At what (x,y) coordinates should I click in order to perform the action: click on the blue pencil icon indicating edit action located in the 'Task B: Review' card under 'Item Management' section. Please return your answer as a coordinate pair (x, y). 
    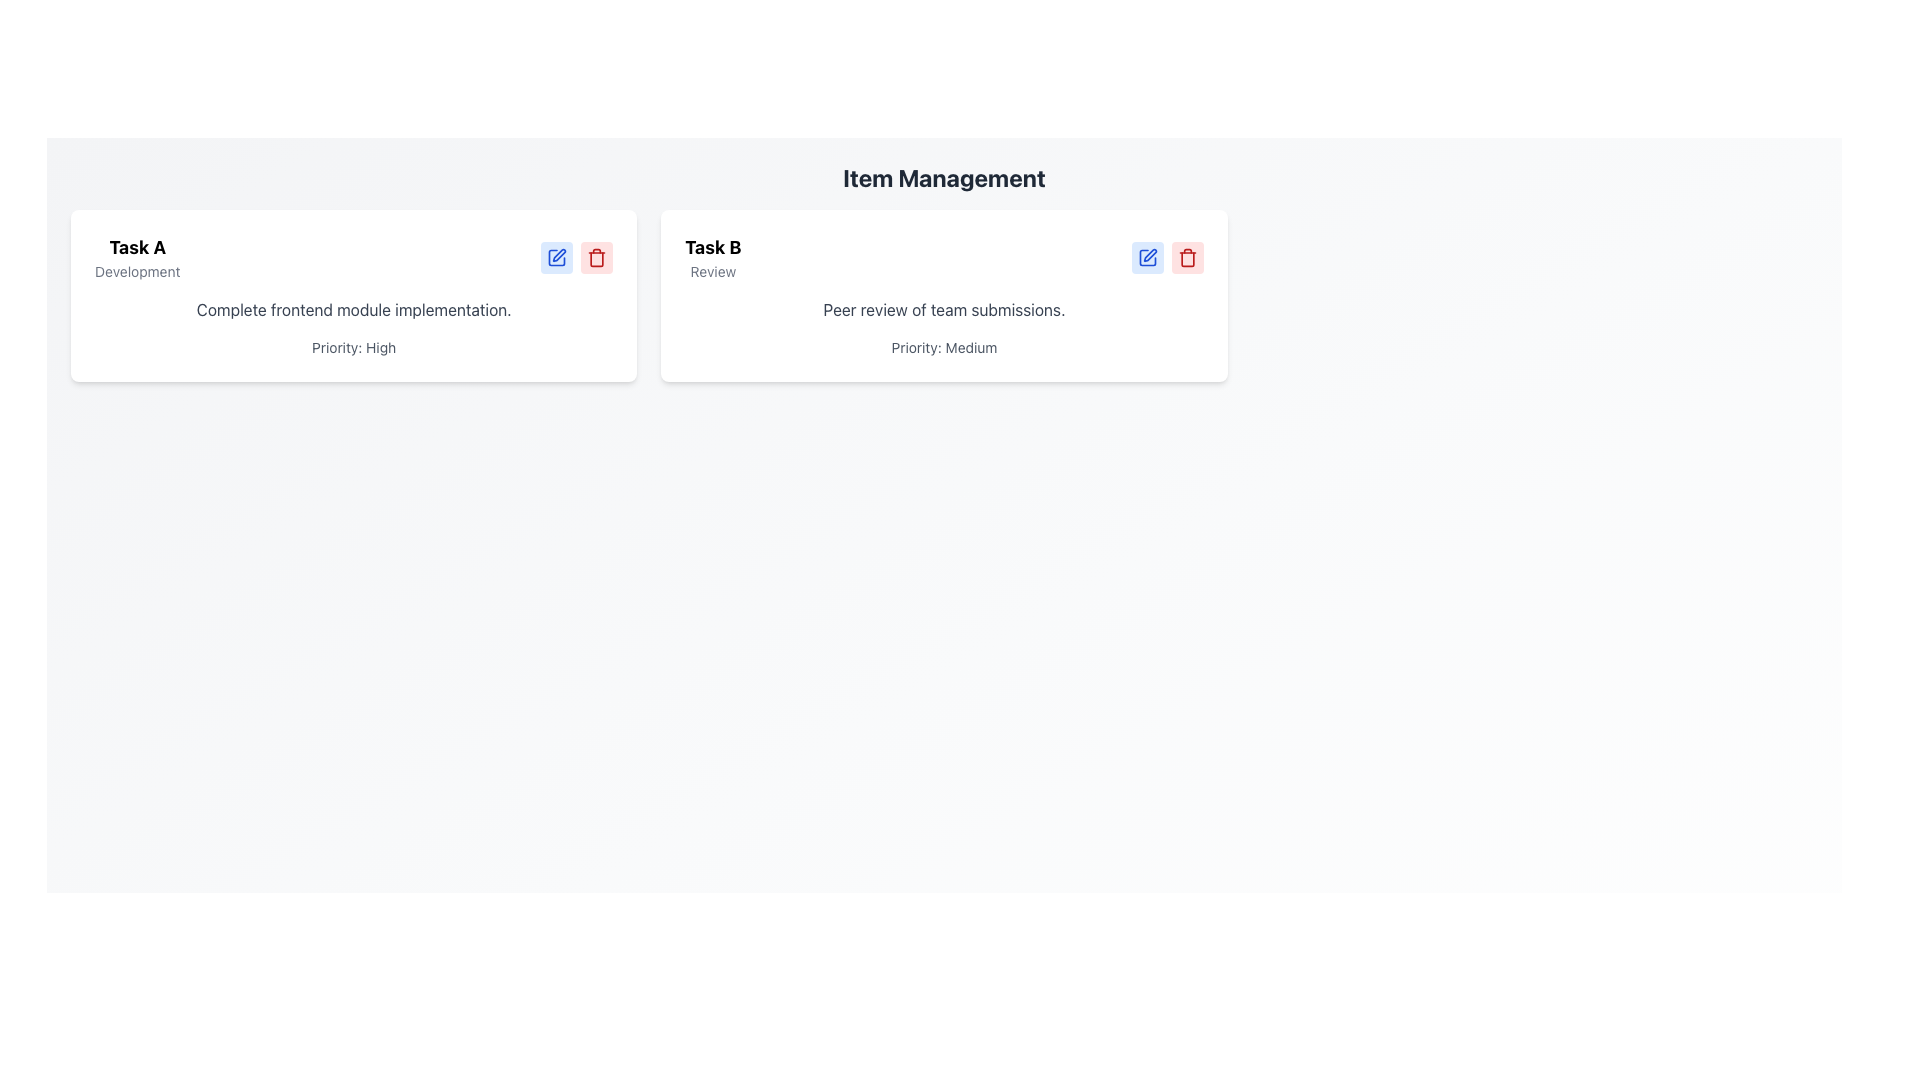
    Looking at the image, I should click on (1147, 257).